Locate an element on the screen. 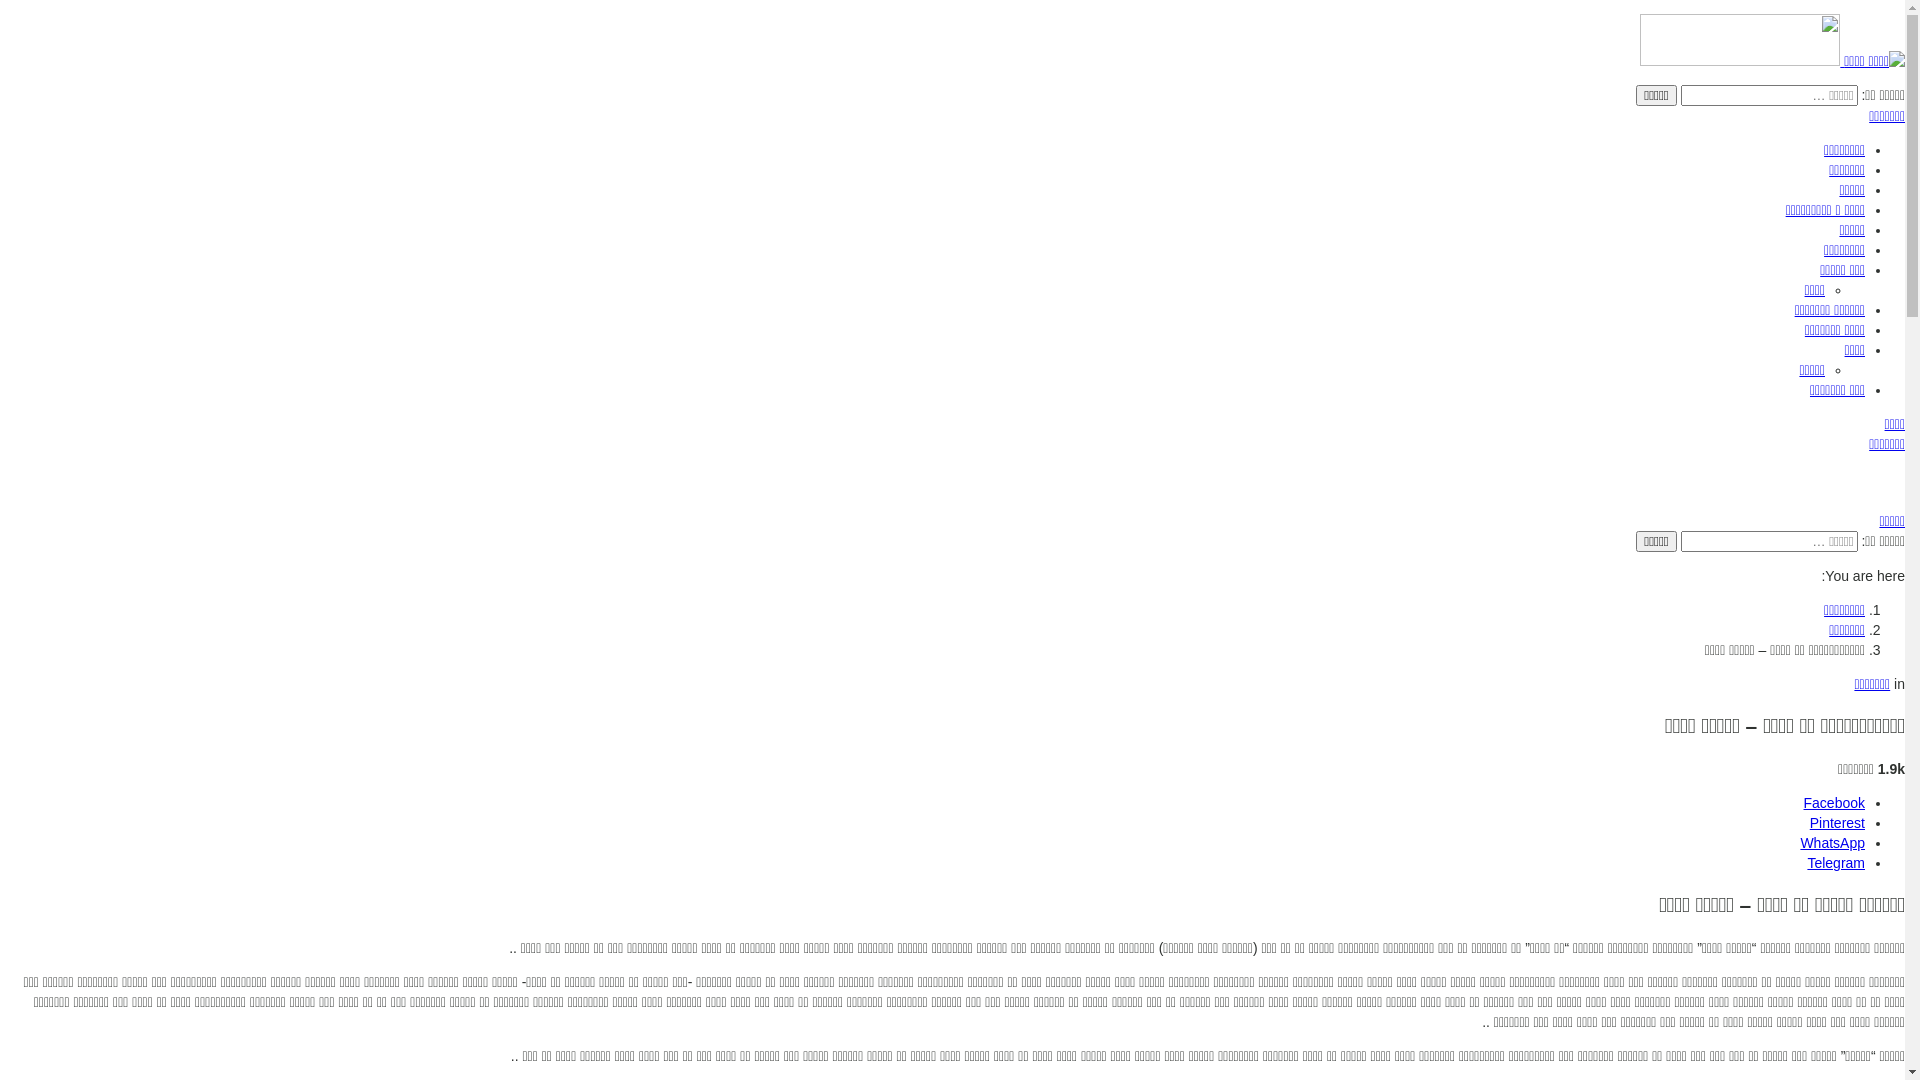 The image size is (1920, 1080). 'Telegram' is located at coordinates (1836, 862).